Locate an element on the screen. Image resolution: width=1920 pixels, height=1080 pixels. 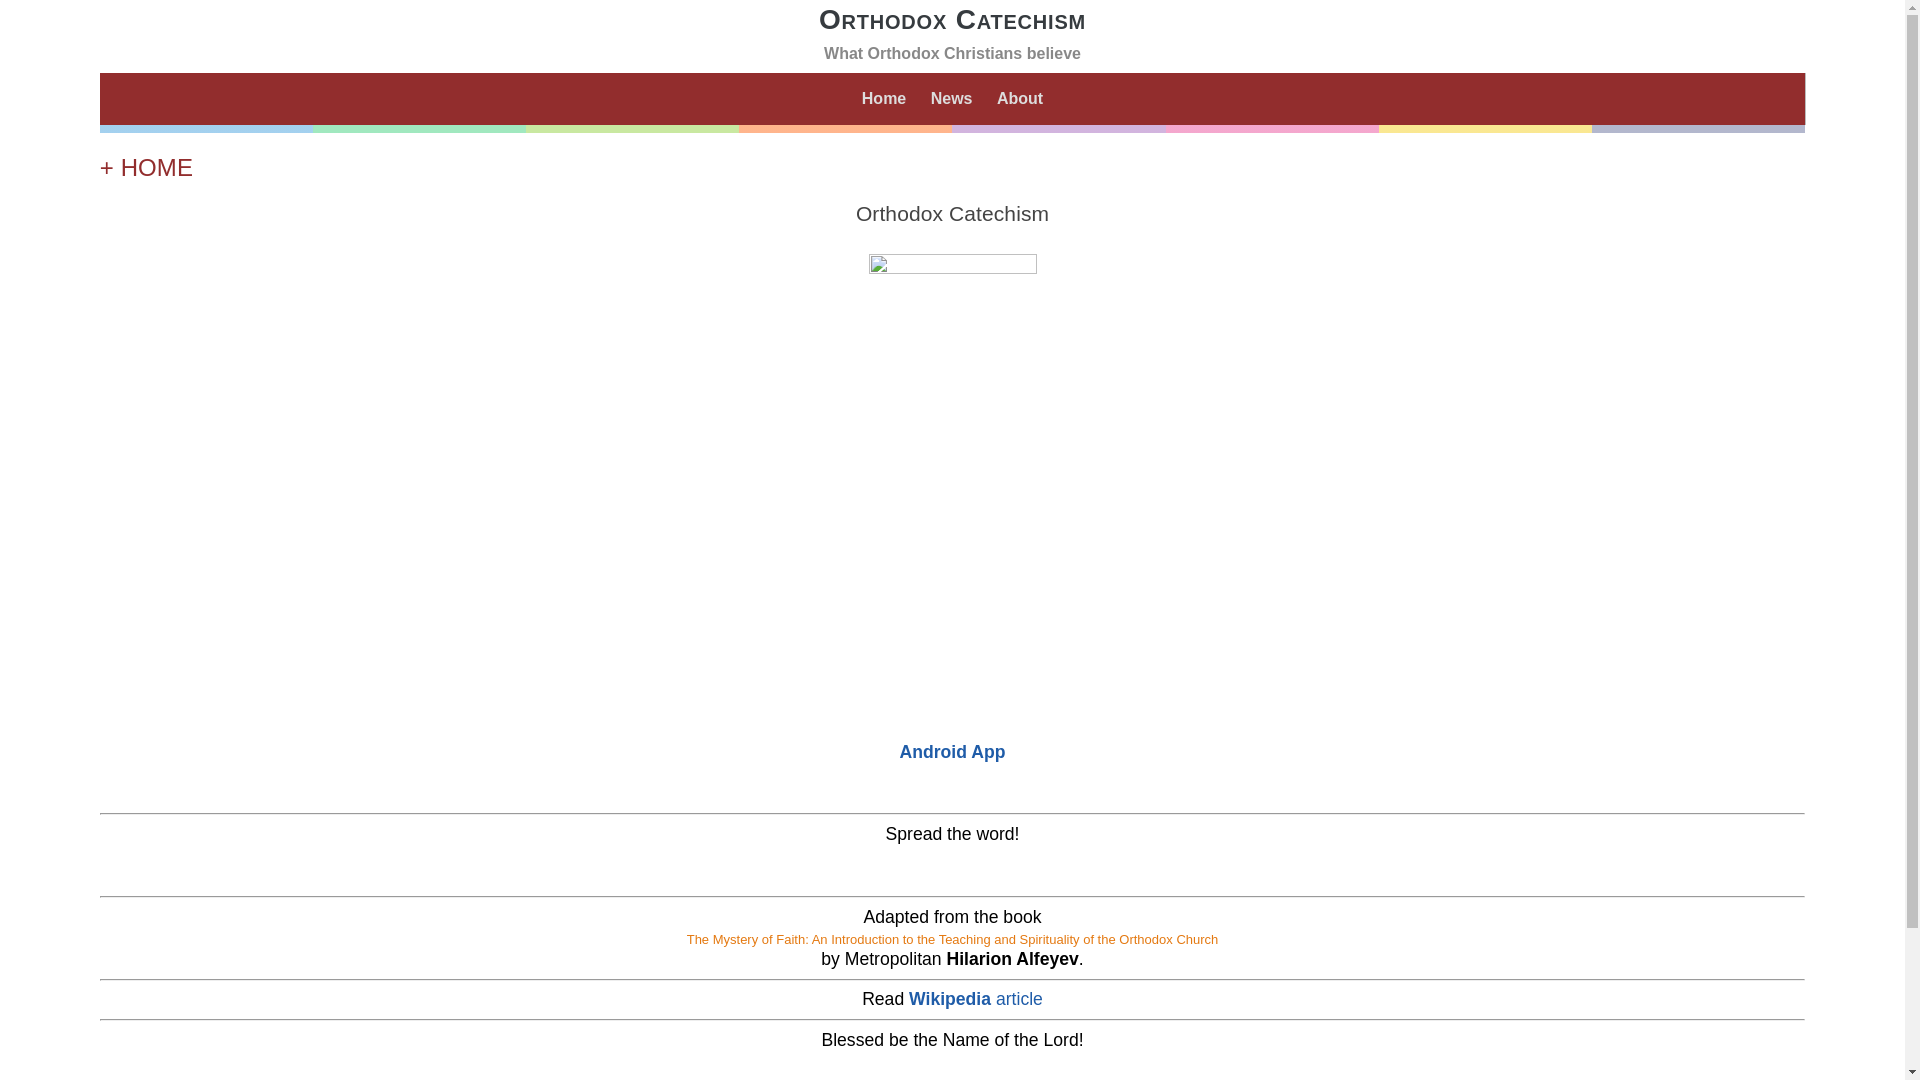
'News' is located at coordinates (950, 99).